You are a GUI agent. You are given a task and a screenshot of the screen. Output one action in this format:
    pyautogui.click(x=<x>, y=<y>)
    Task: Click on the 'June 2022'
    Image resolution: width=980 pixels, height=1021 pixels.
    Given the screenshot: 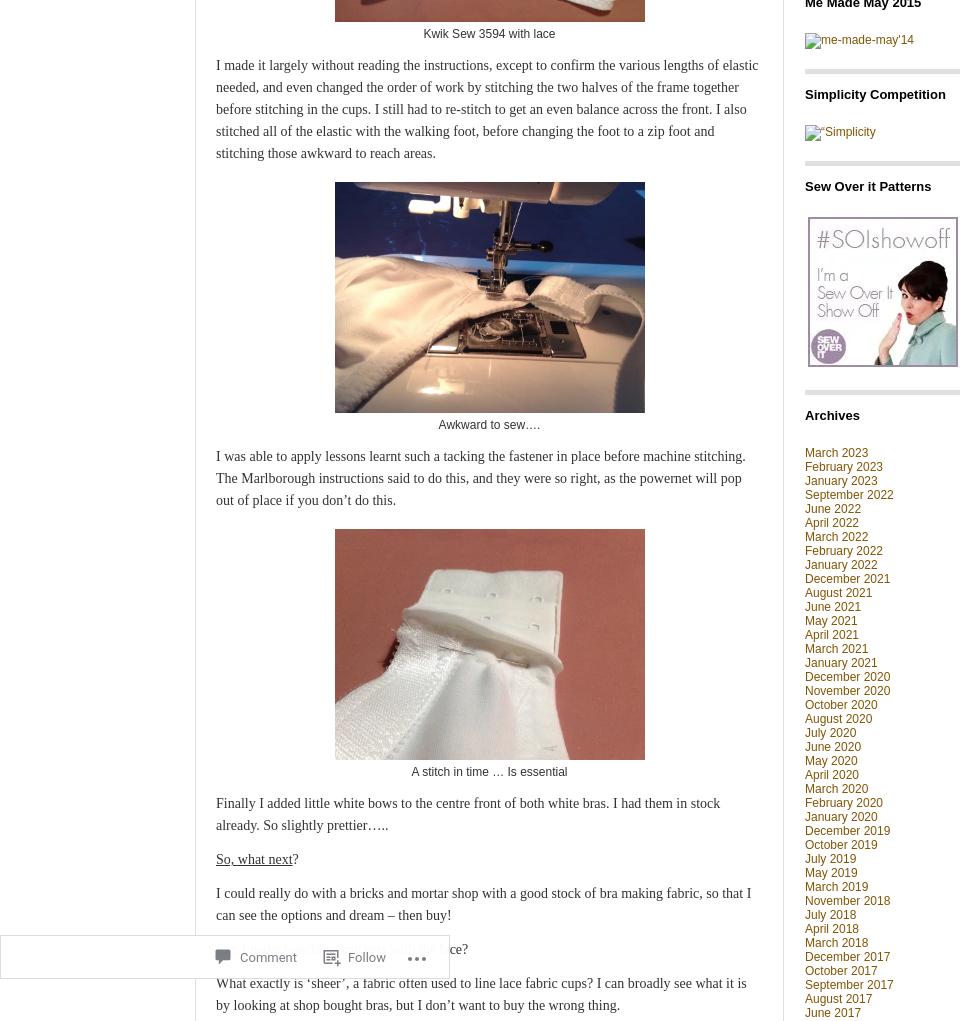 What is the action you would take?
    pyautogui.click(x=833, y=507)
    